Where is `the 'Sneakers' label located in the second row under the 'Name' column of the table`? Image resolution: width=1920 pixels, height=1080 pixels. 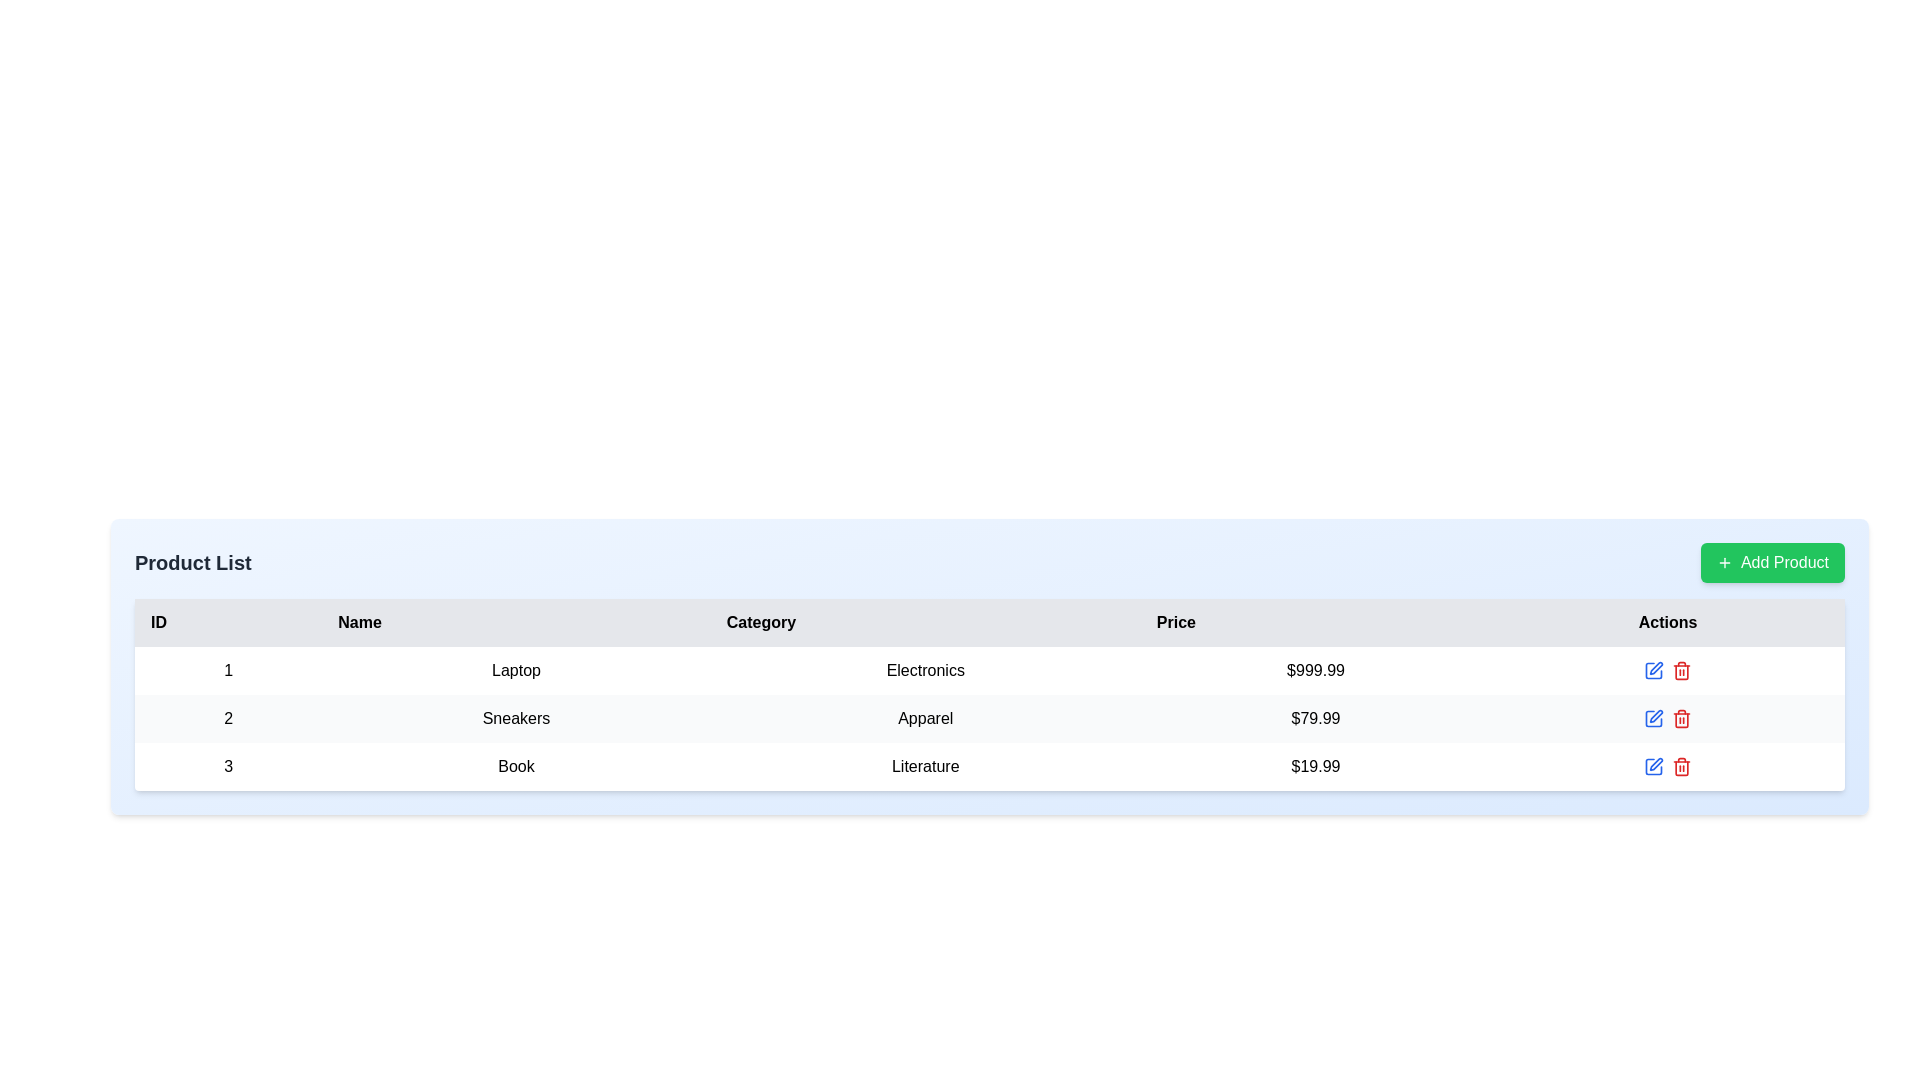
the 'Sneakers' label located in the second row under the 'Name' column of the table is located at coordinates (516, 717).